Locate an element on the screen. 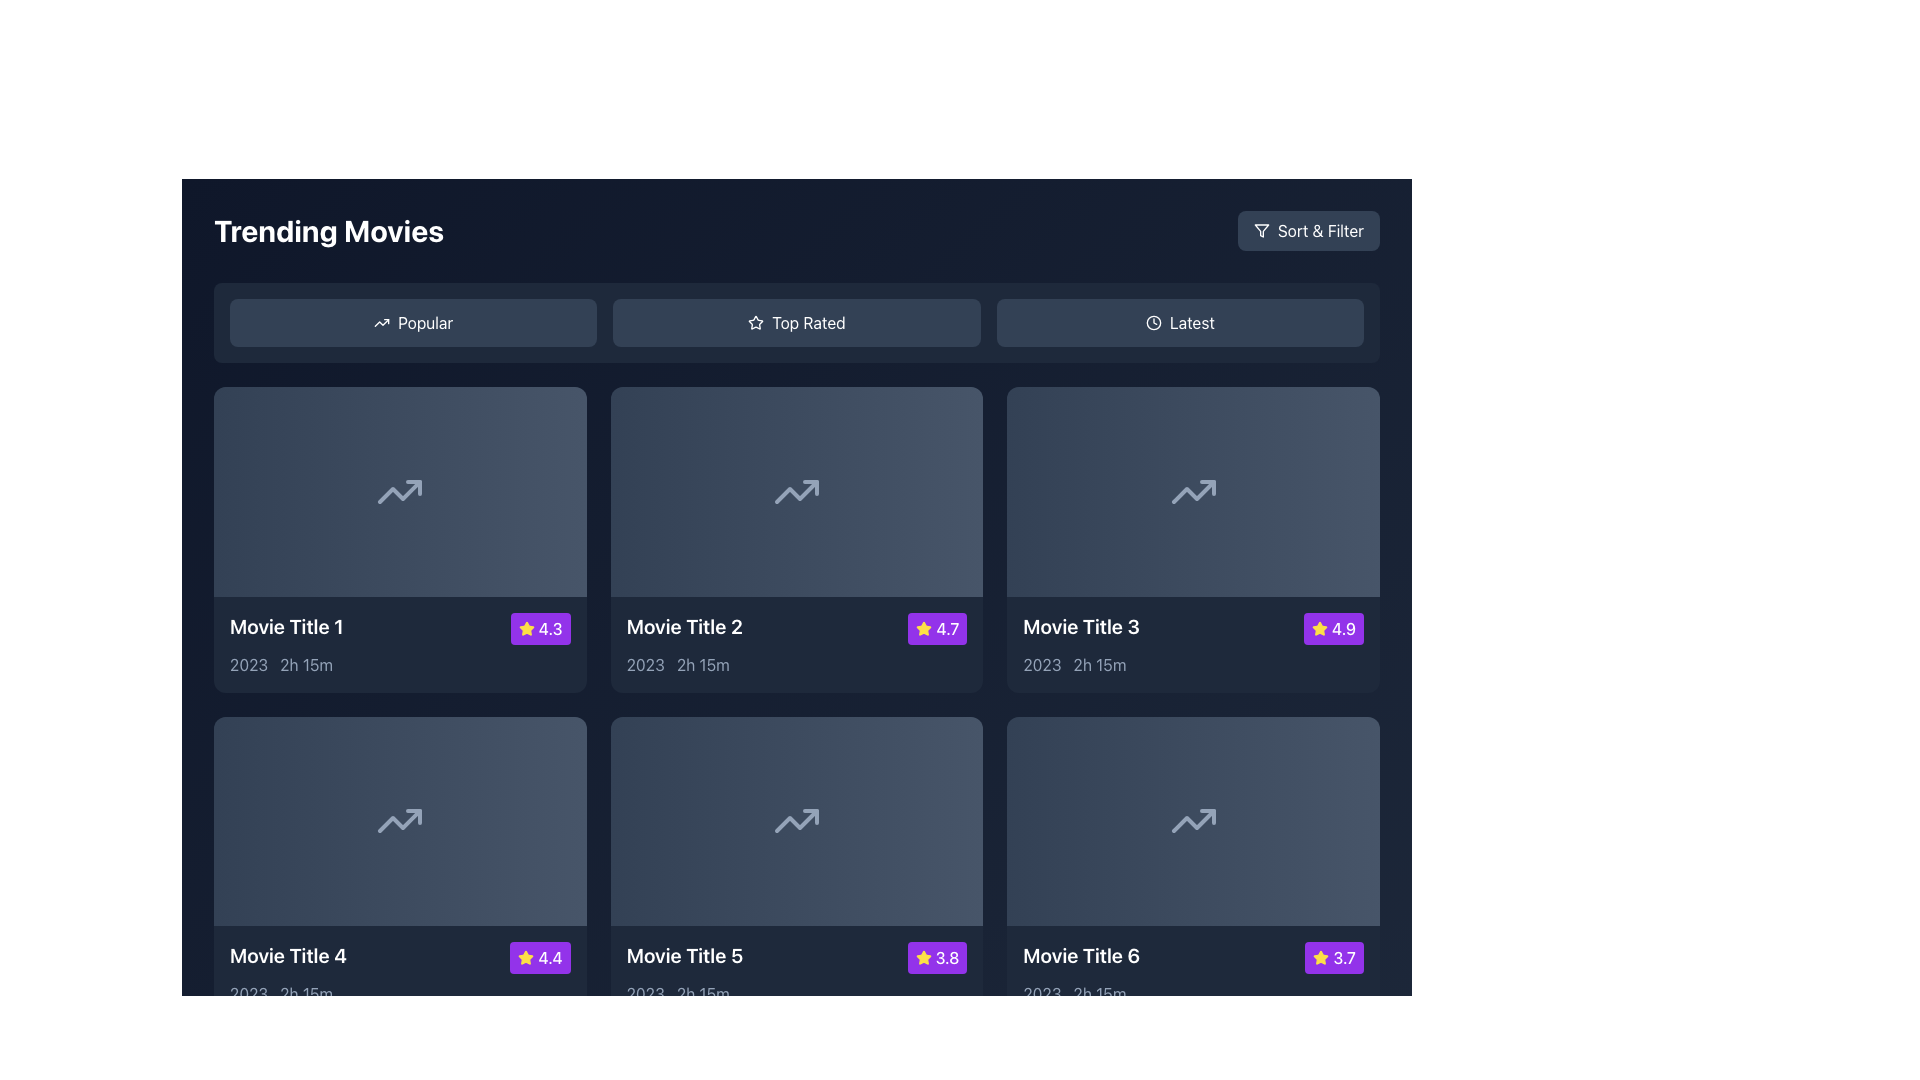 The image size is (1920, 1080). title 'Trending Movies' from the text label located in the top-left section of the page interface, next to the 'Sort & Filter' button is located at coordinates (329, 230).